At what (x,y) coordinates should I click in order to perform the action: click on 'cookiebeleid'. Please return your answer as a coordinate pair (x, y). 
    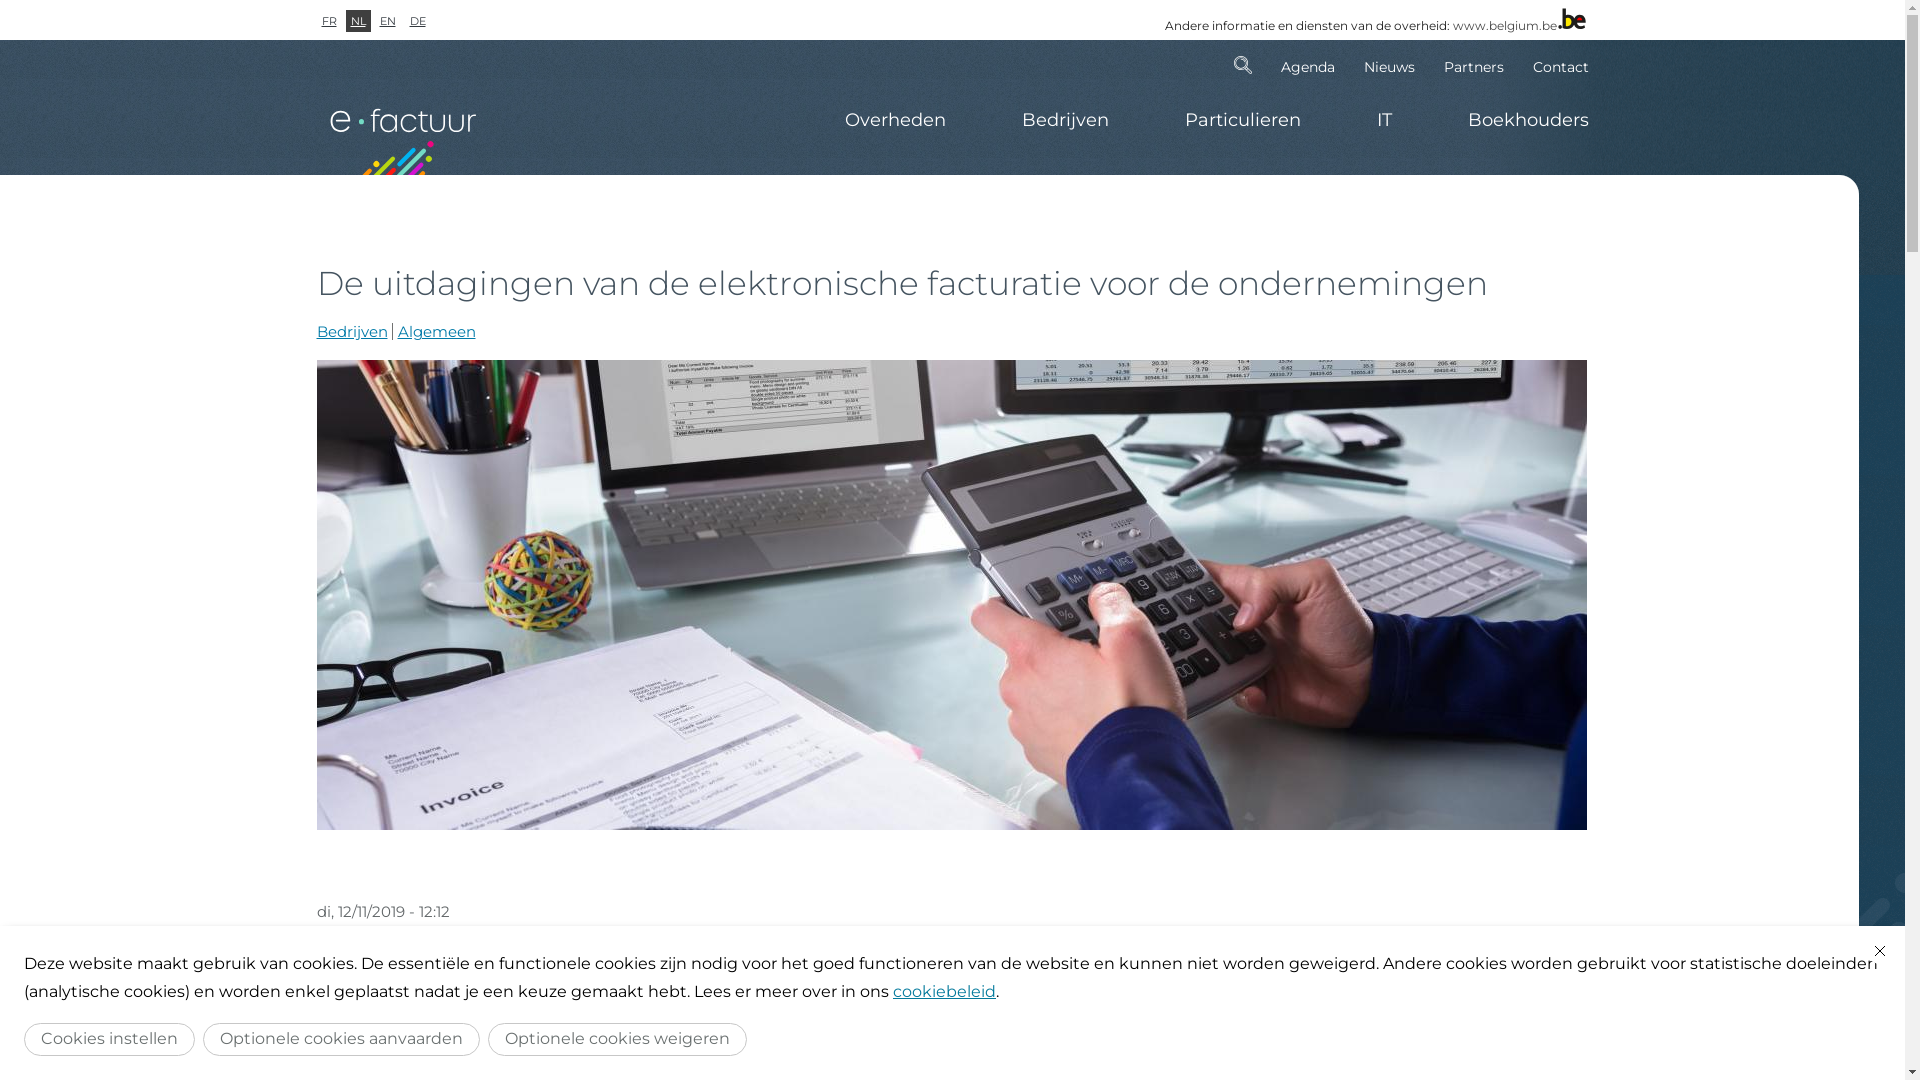
    Looking at the image, I should click on (943, 991).